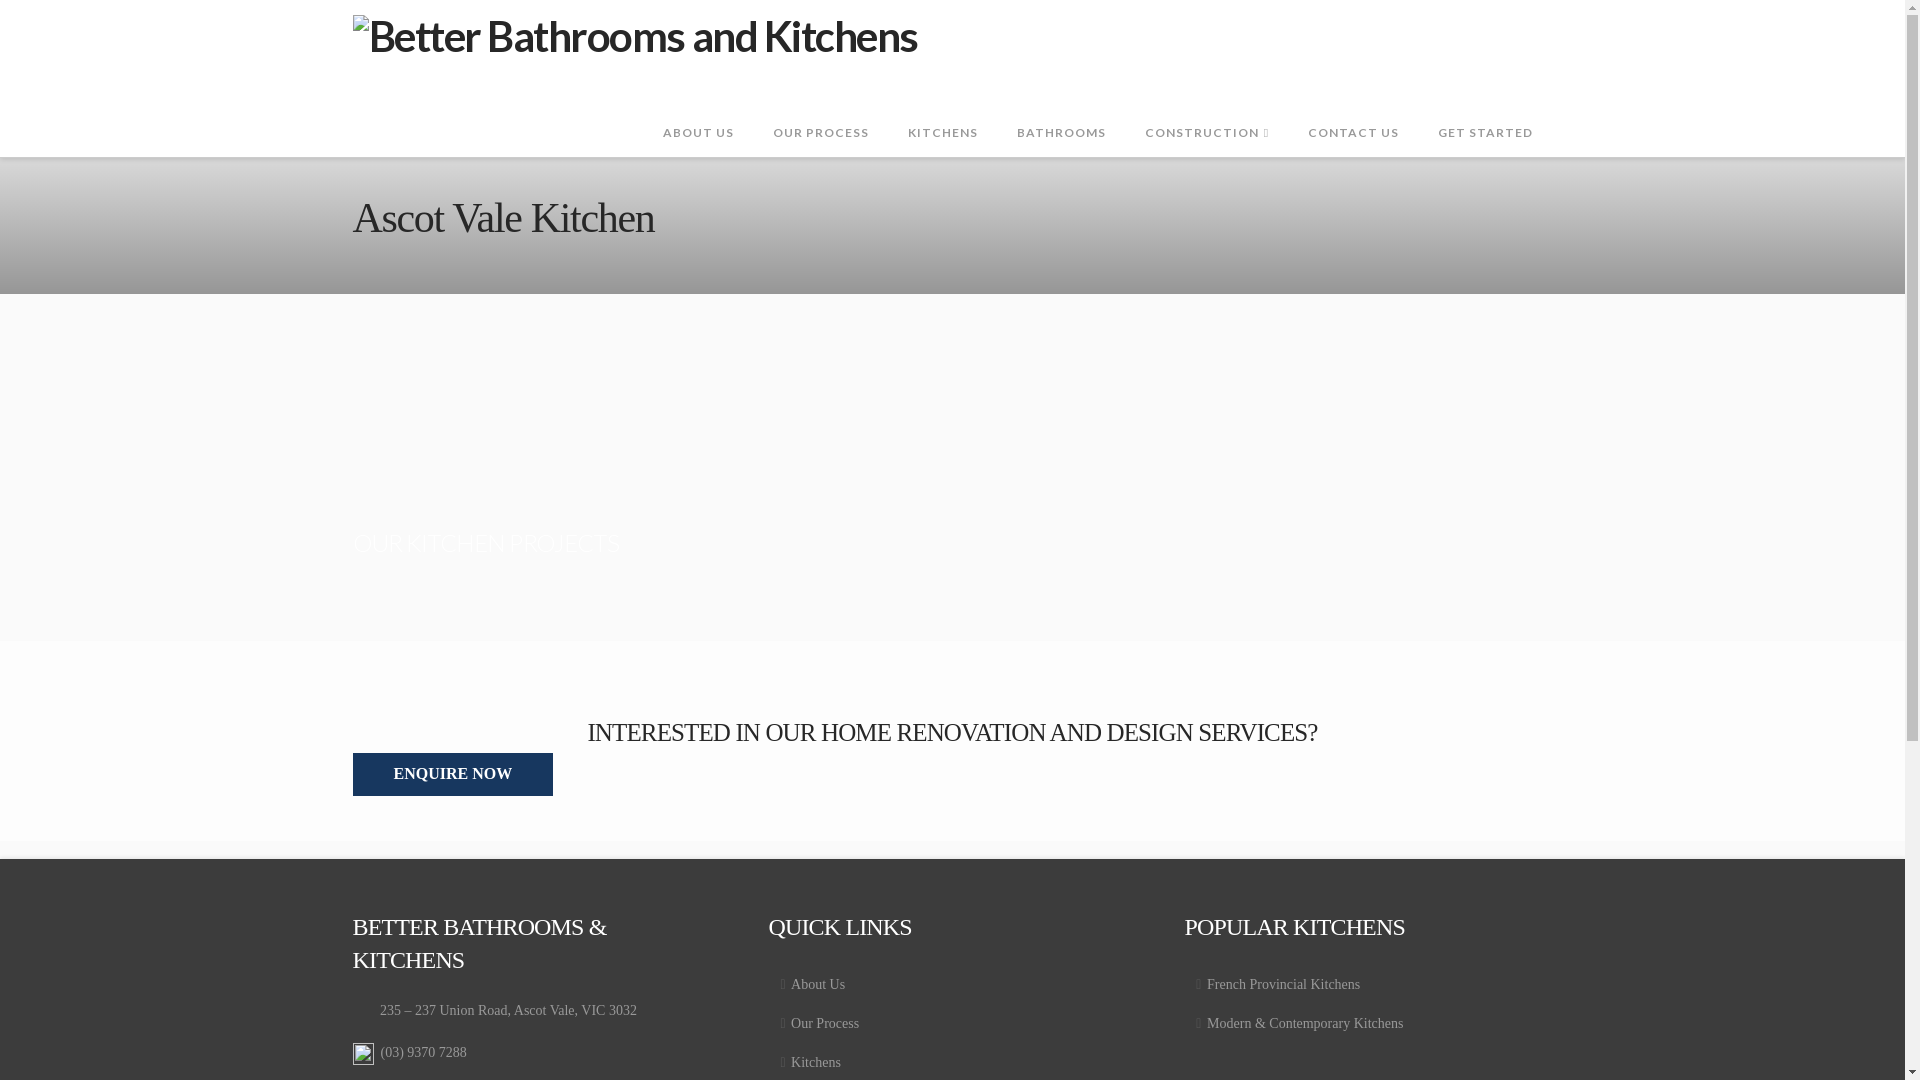 This screenshot has width=1920, height=1080. Describe the element at coordinates (1367, 1023) in the screenshot. I see `'Modern & Contemporary Kitchens'` at that location.